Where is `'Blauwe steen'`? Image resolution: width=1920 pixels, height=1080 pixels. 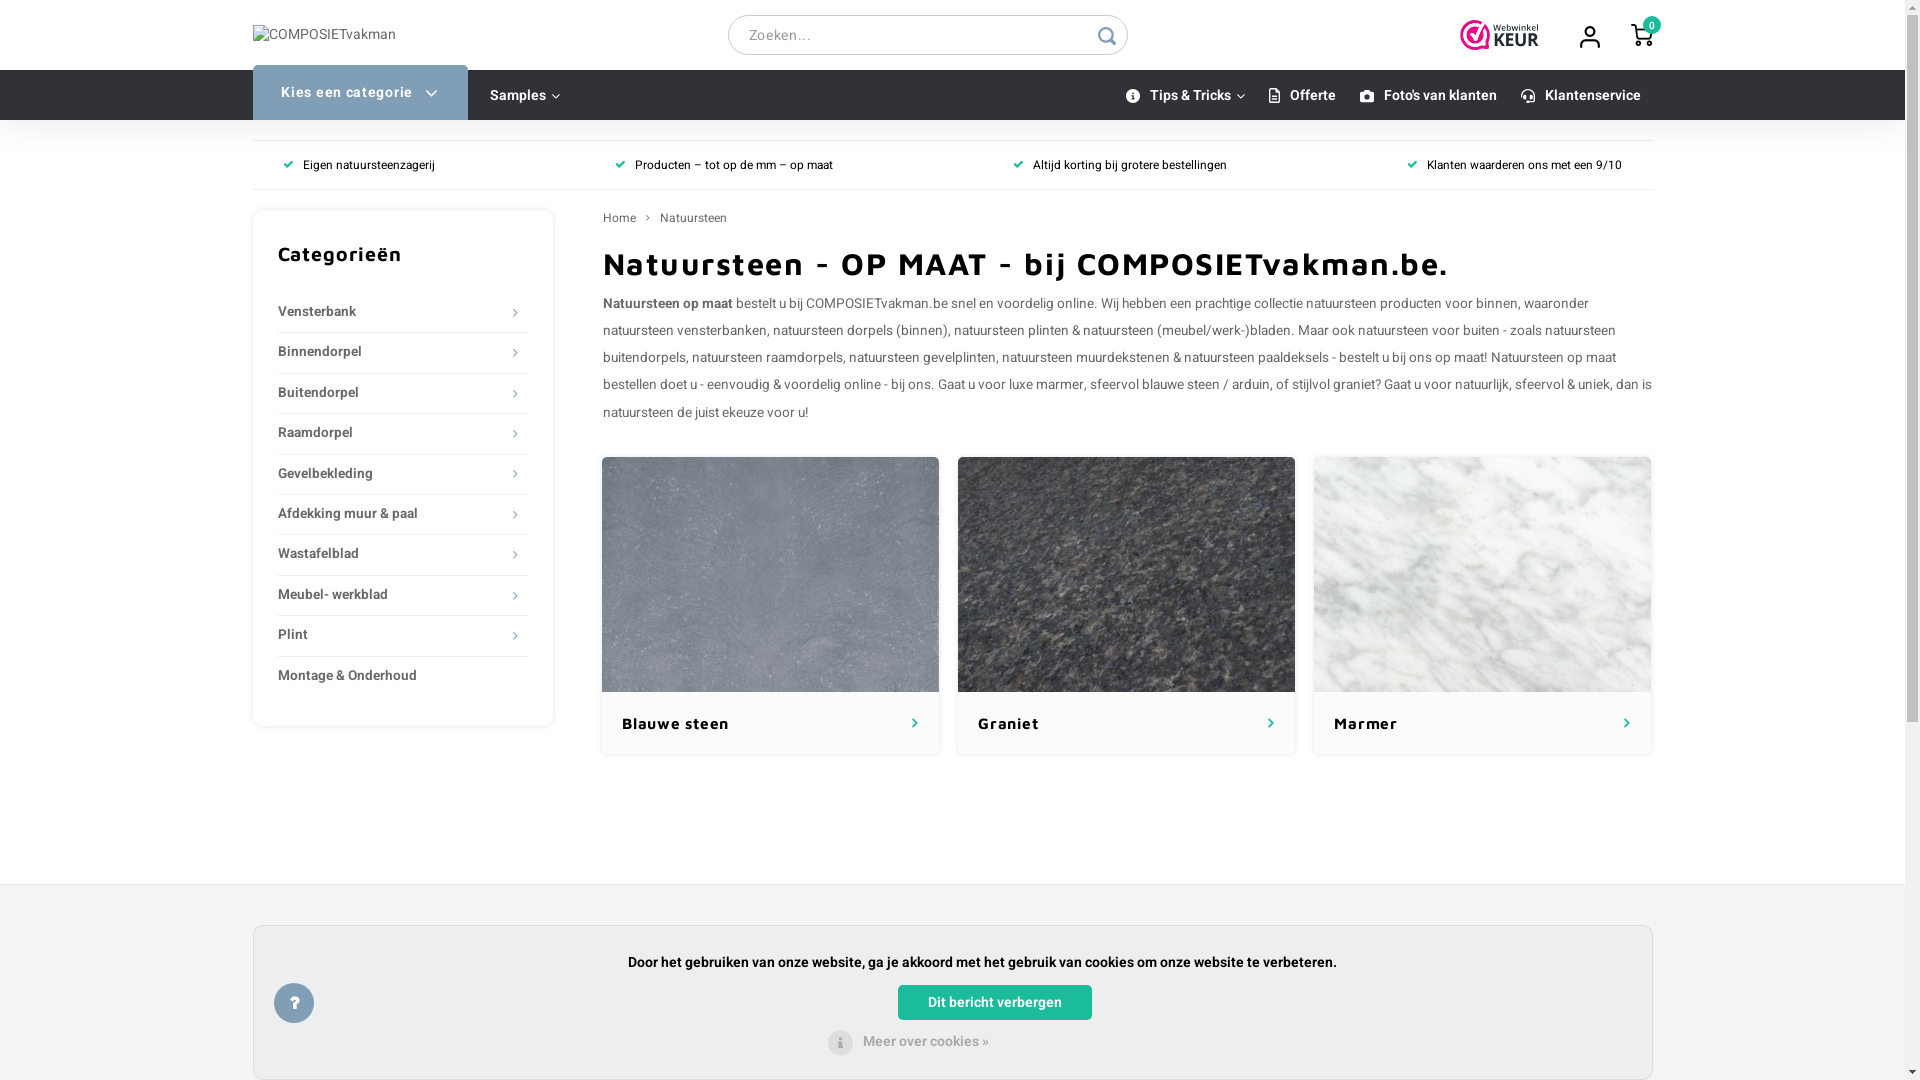 'Blauwe steen' is located at coordinates (769, 574).